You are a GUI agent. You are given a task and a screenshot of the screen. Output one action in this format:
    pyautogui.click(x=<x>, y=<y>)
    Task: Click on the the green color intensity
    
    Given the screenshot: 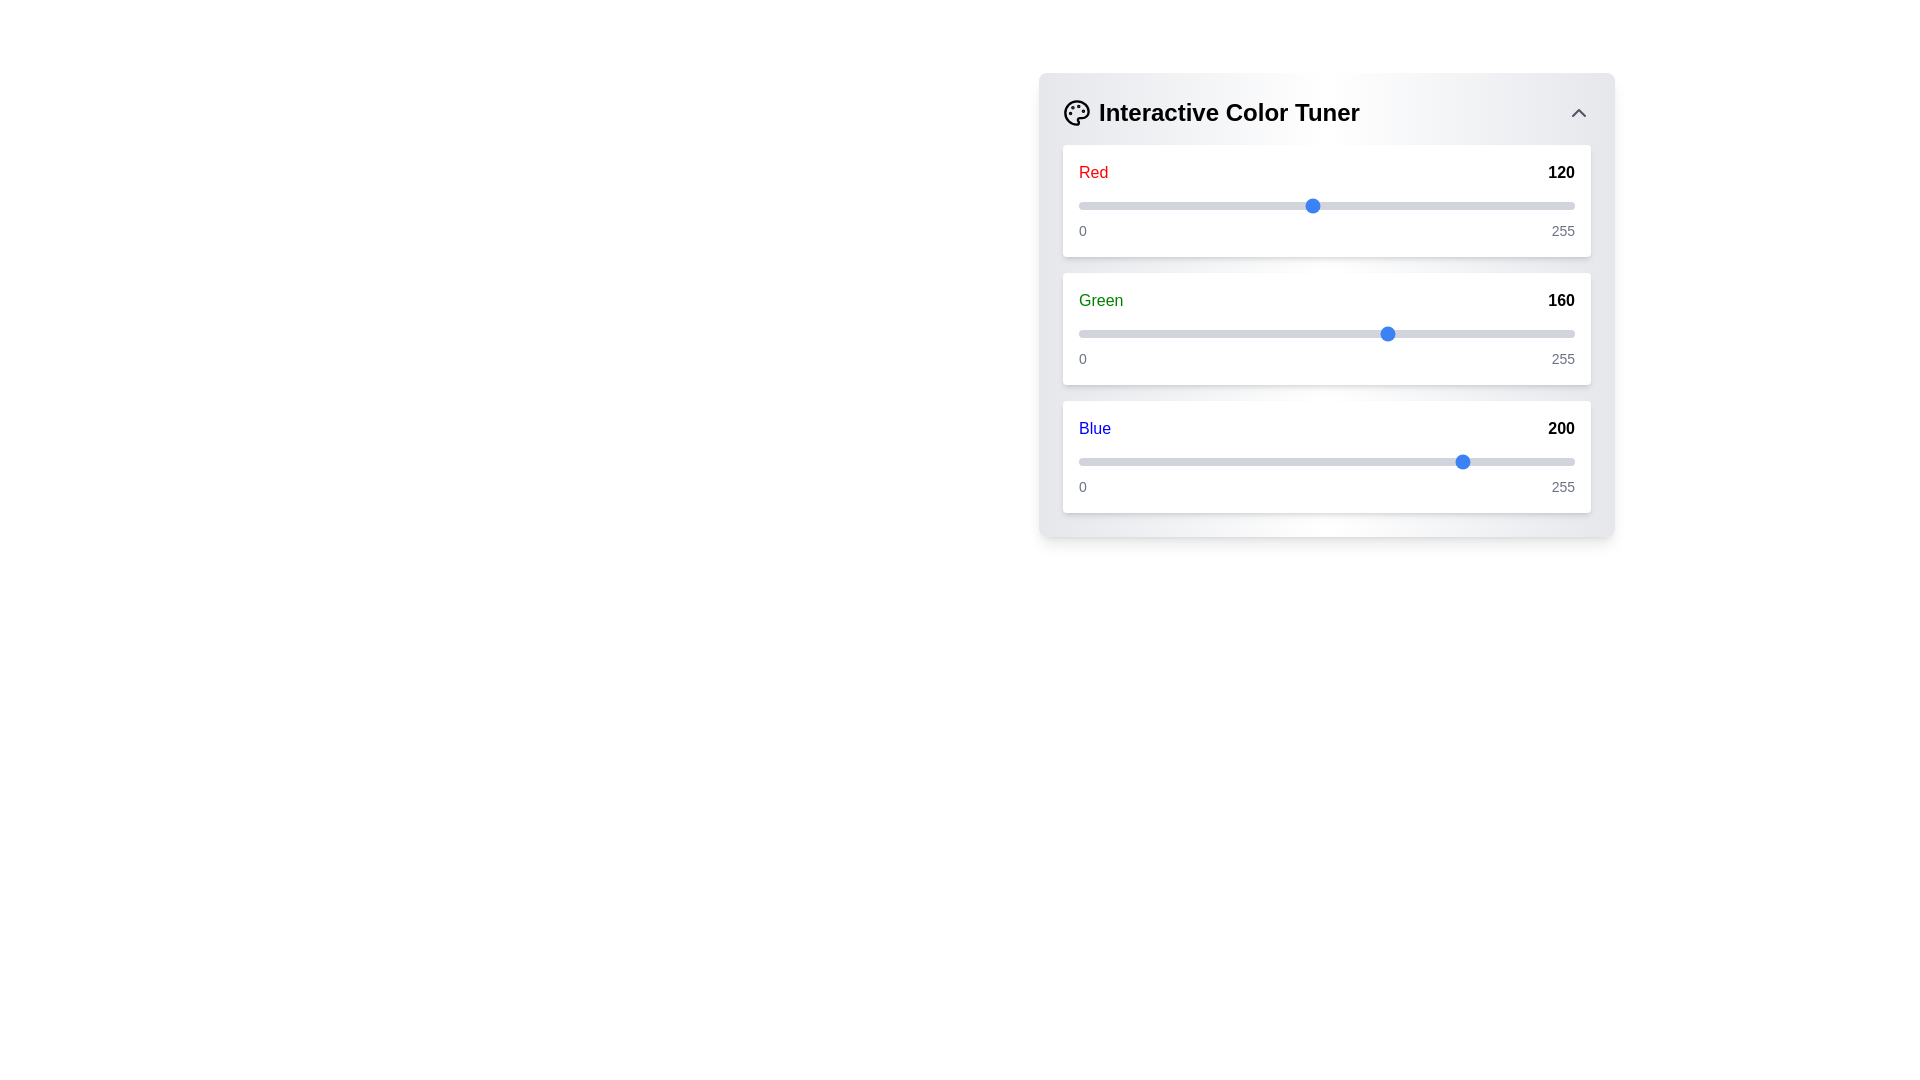 What is the action you would take?
    pyautogui.click(x=1208, y=333)
    